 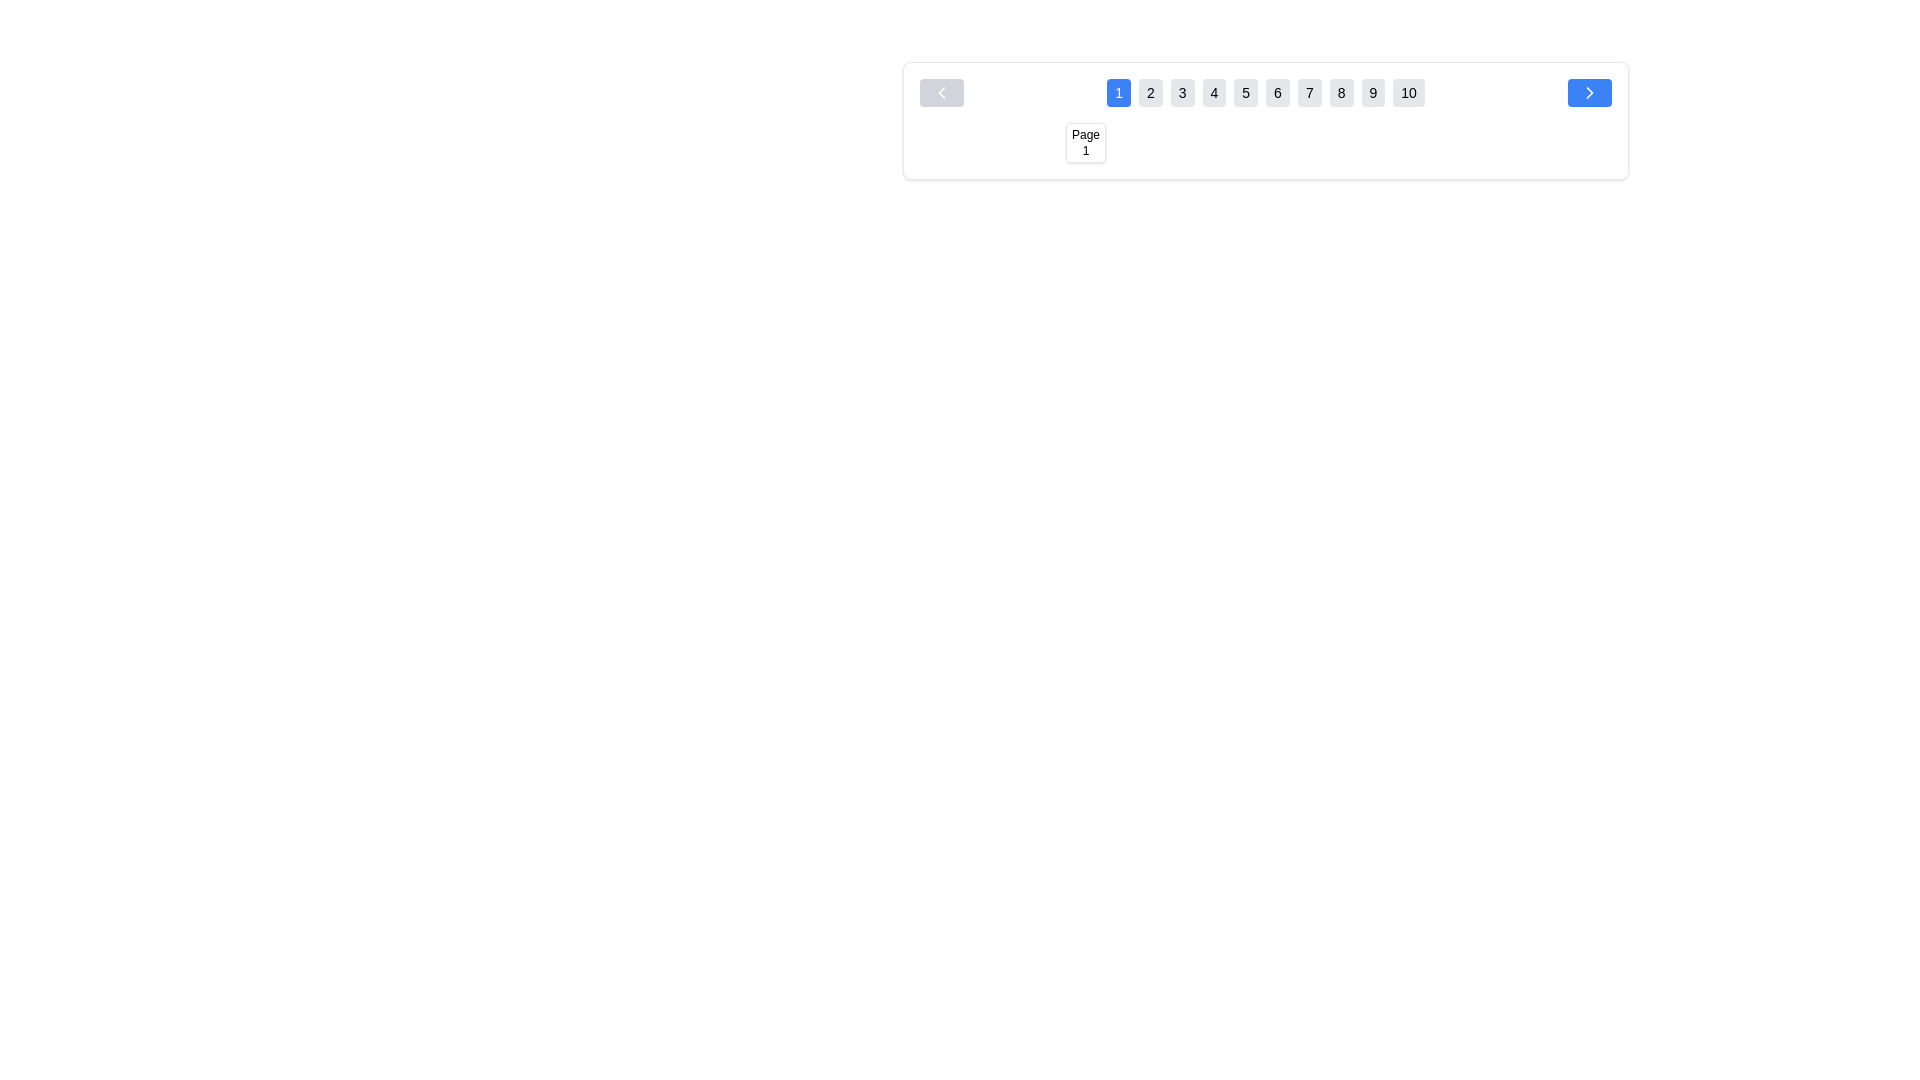 I want to click on the right-pointing arrow icon located at the rightmost position of the pagination menu, so click(x=1588, y=92).